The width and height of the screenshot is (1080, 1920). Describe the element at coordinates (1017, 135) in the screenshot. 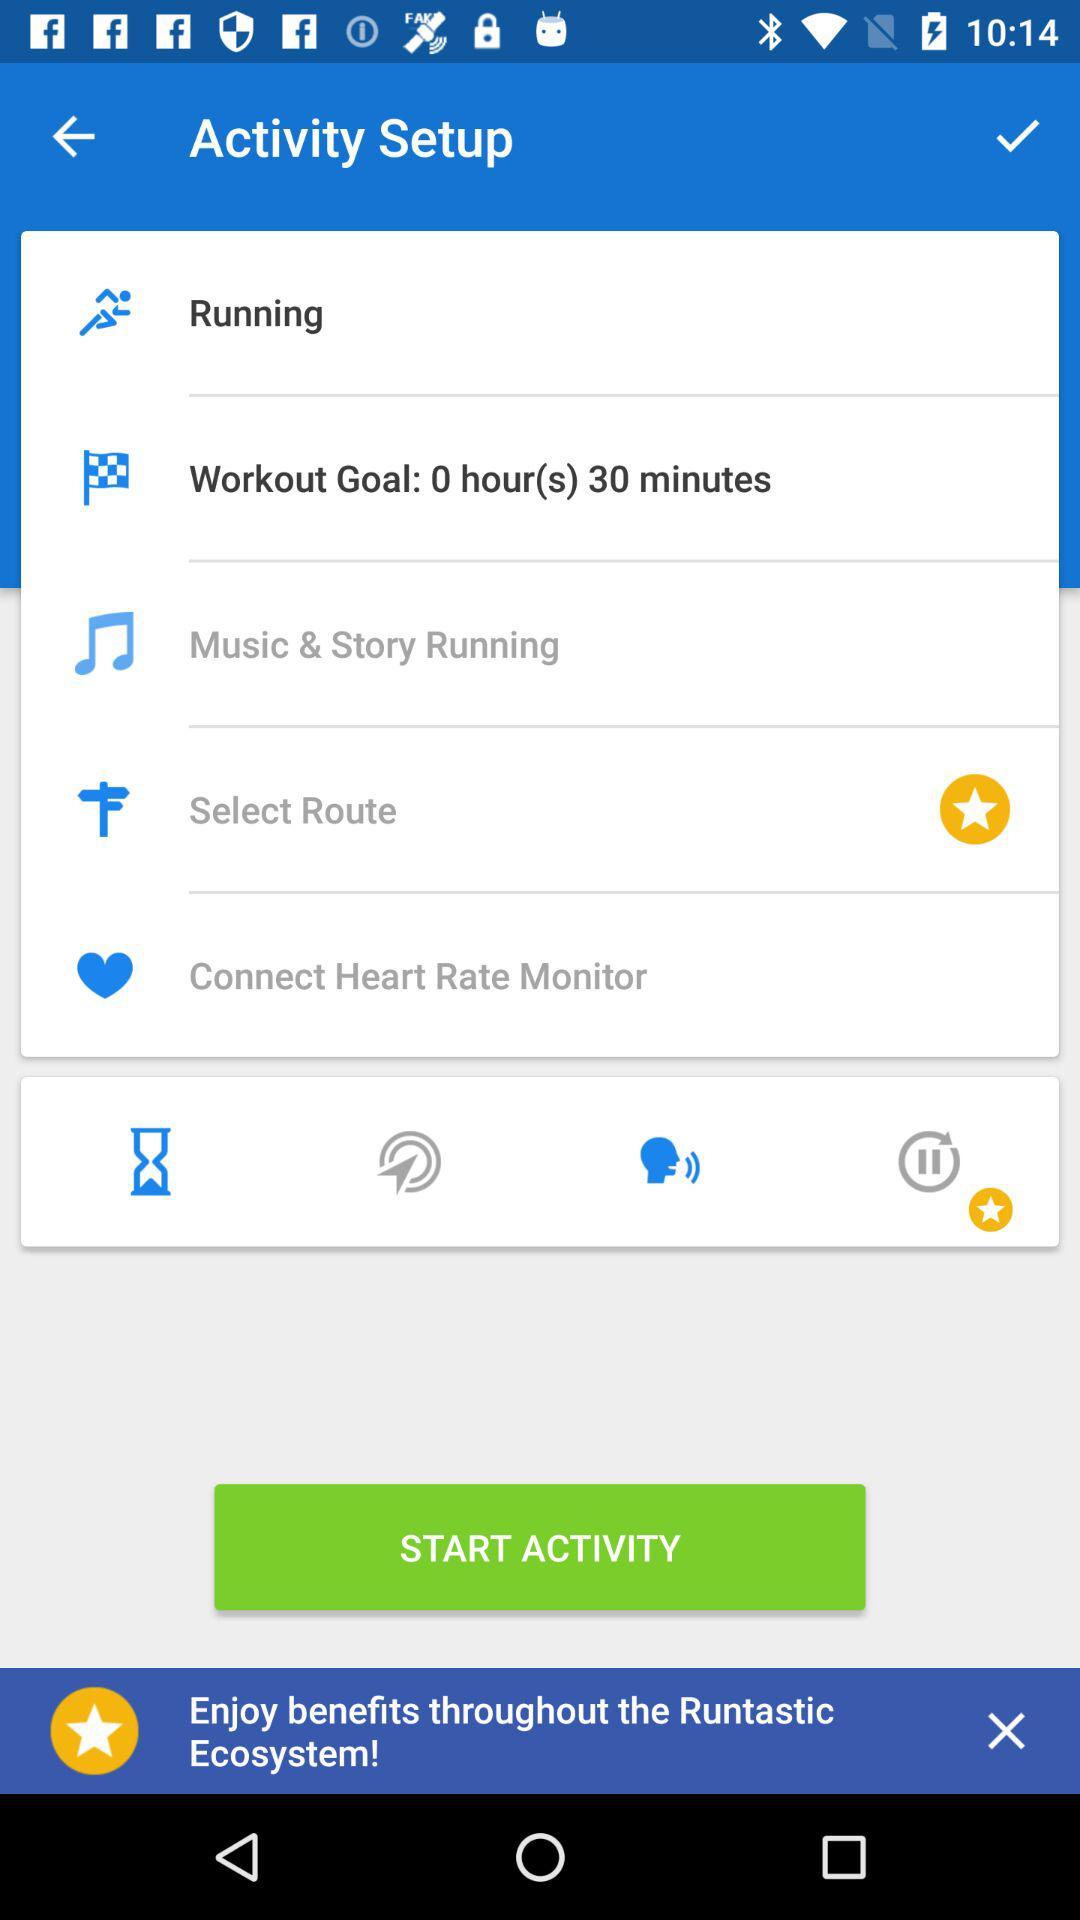

I see `the icon next to activity setup` at that location.